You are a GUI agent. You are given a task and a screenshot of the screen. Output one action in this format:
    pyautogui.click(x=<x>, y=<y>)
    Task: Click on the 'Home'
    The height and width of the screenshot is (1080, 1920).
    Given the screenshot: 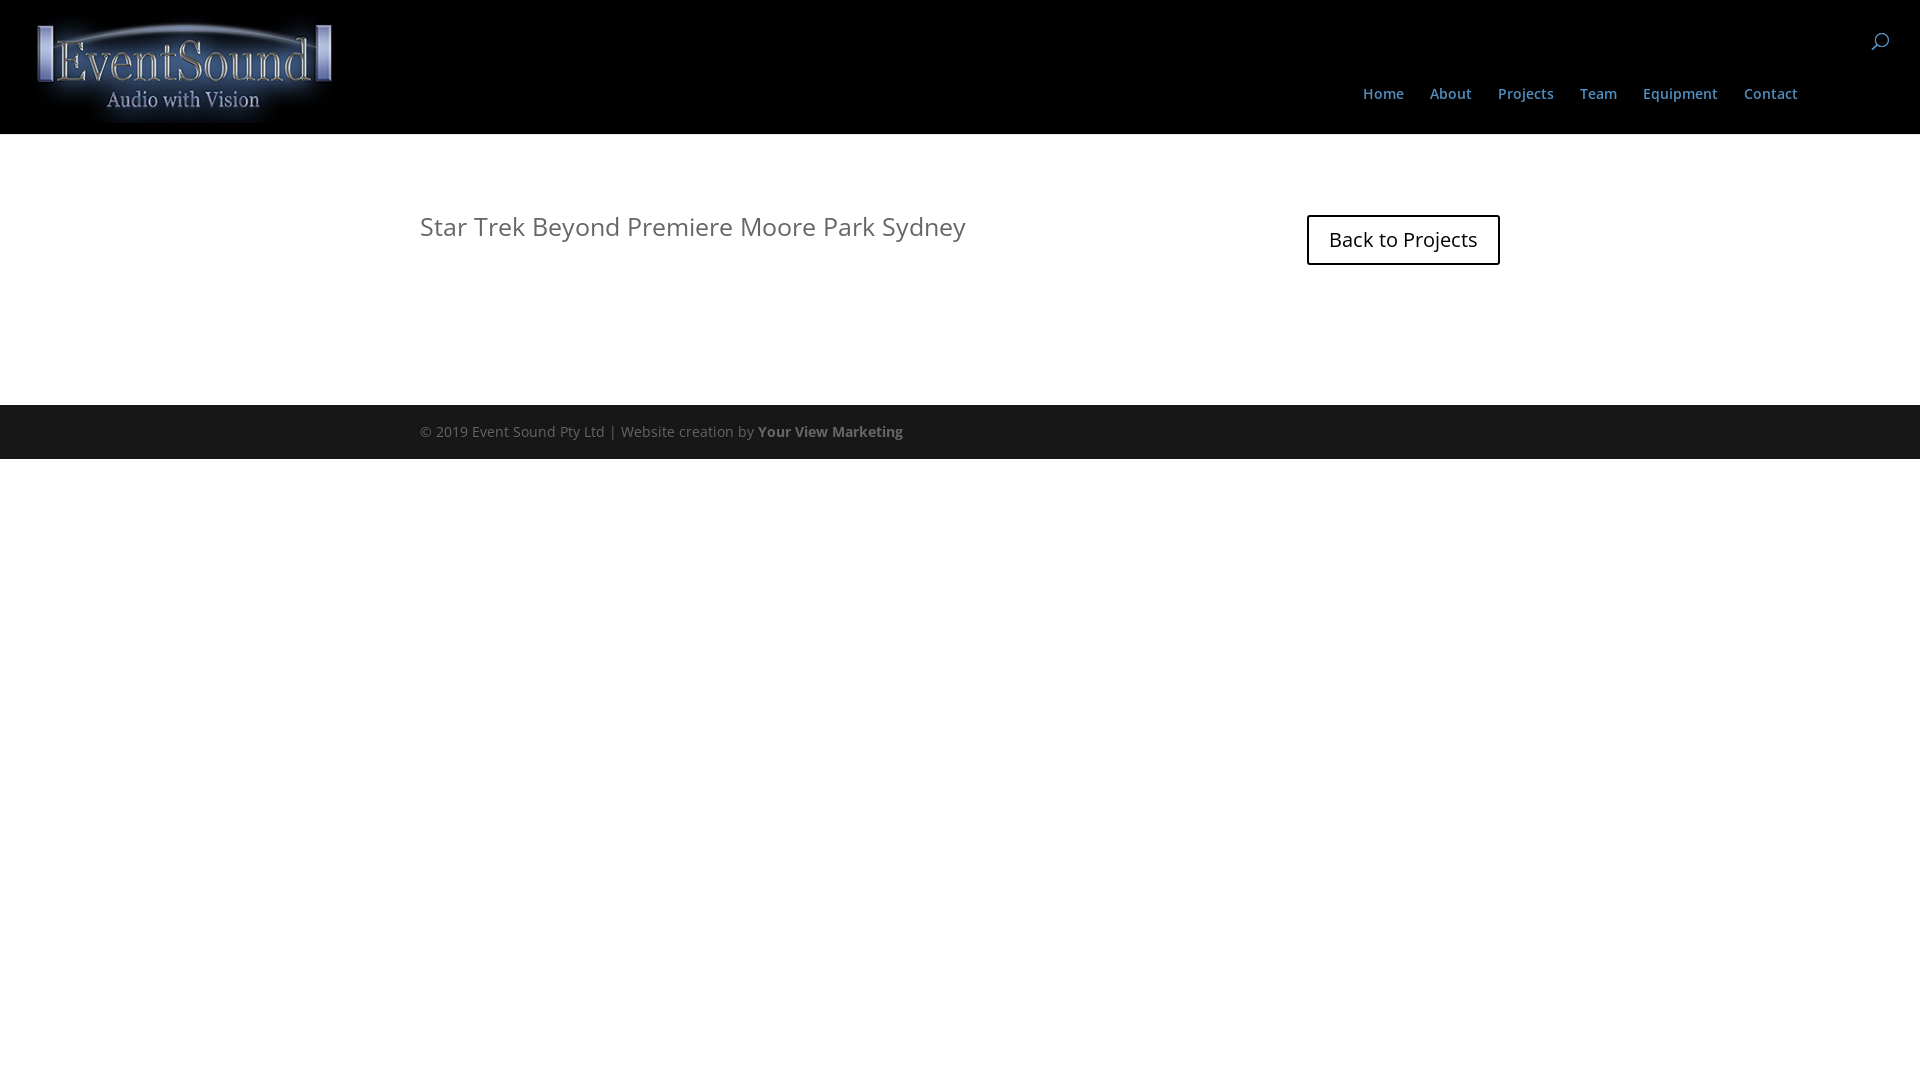 What is the action you would take?
    pyautogui.click(x=1382, y=110)
    